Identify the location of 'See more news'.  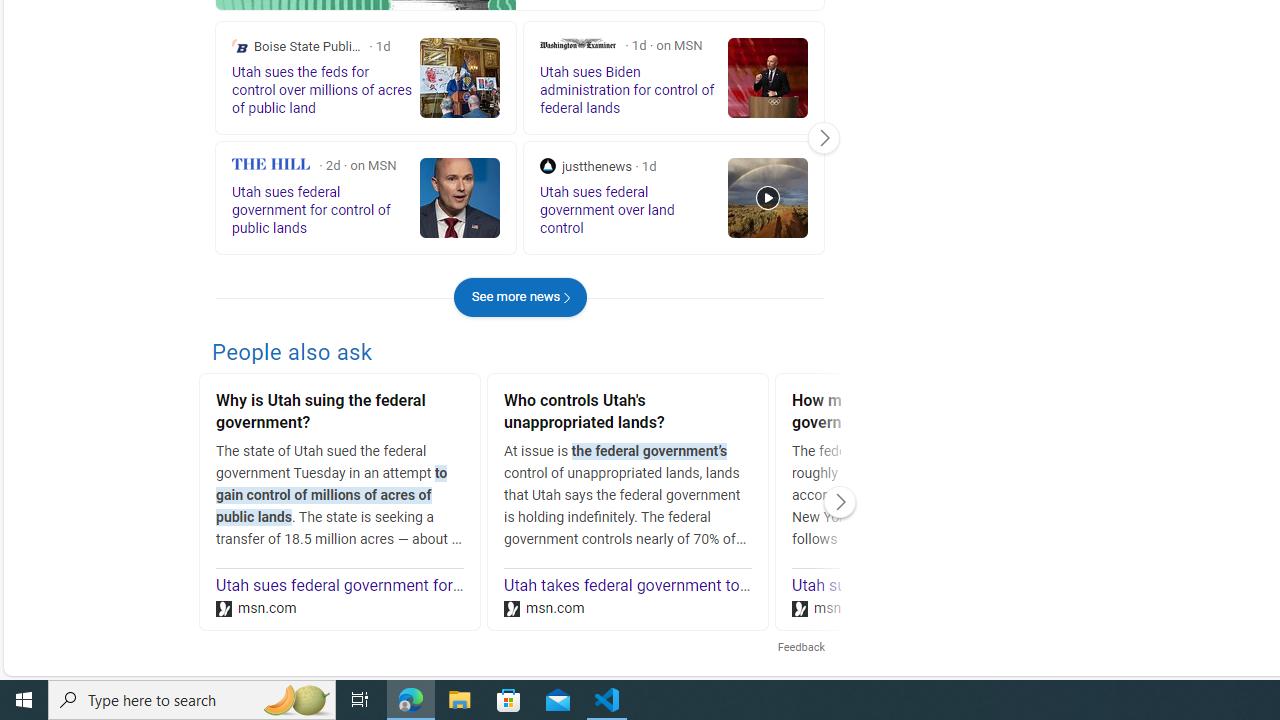
(520, 297).